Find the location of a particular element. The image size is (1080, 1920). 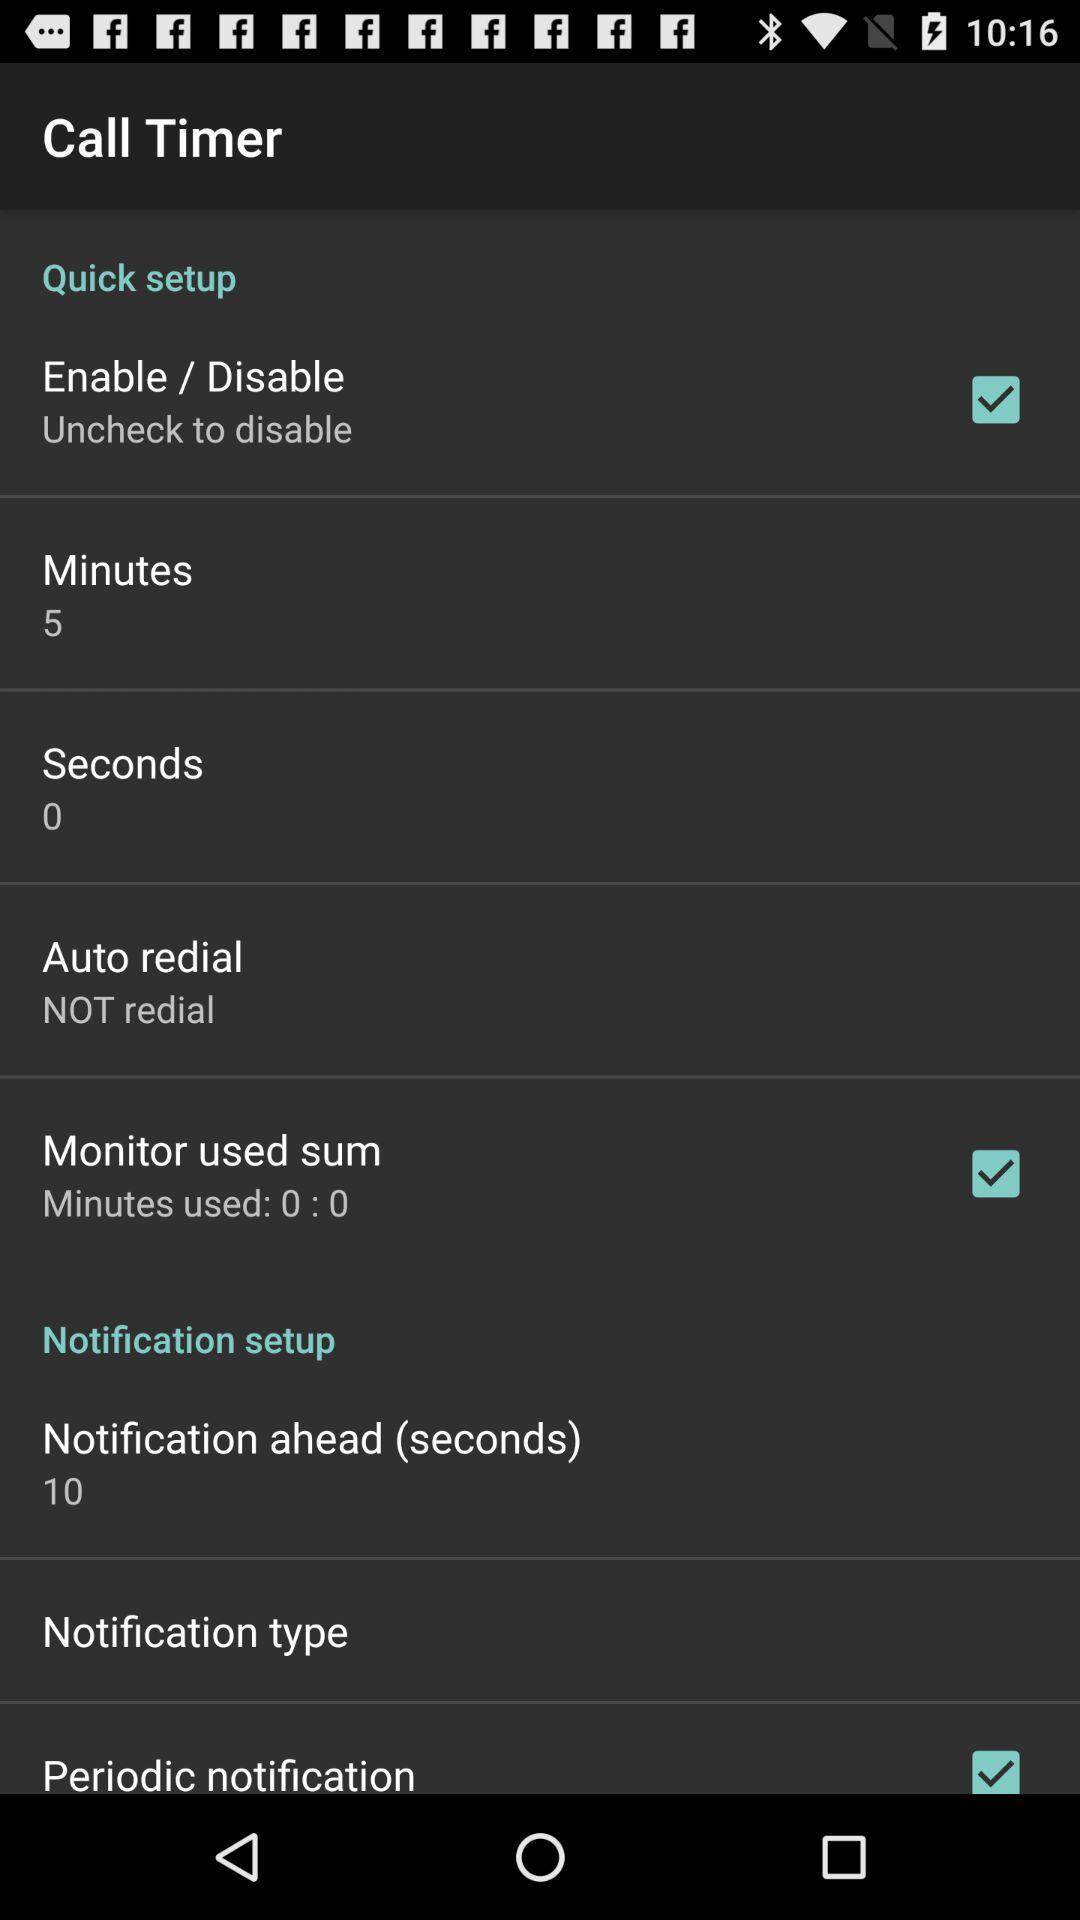

not redial item is located at coordinates (128, 1008).